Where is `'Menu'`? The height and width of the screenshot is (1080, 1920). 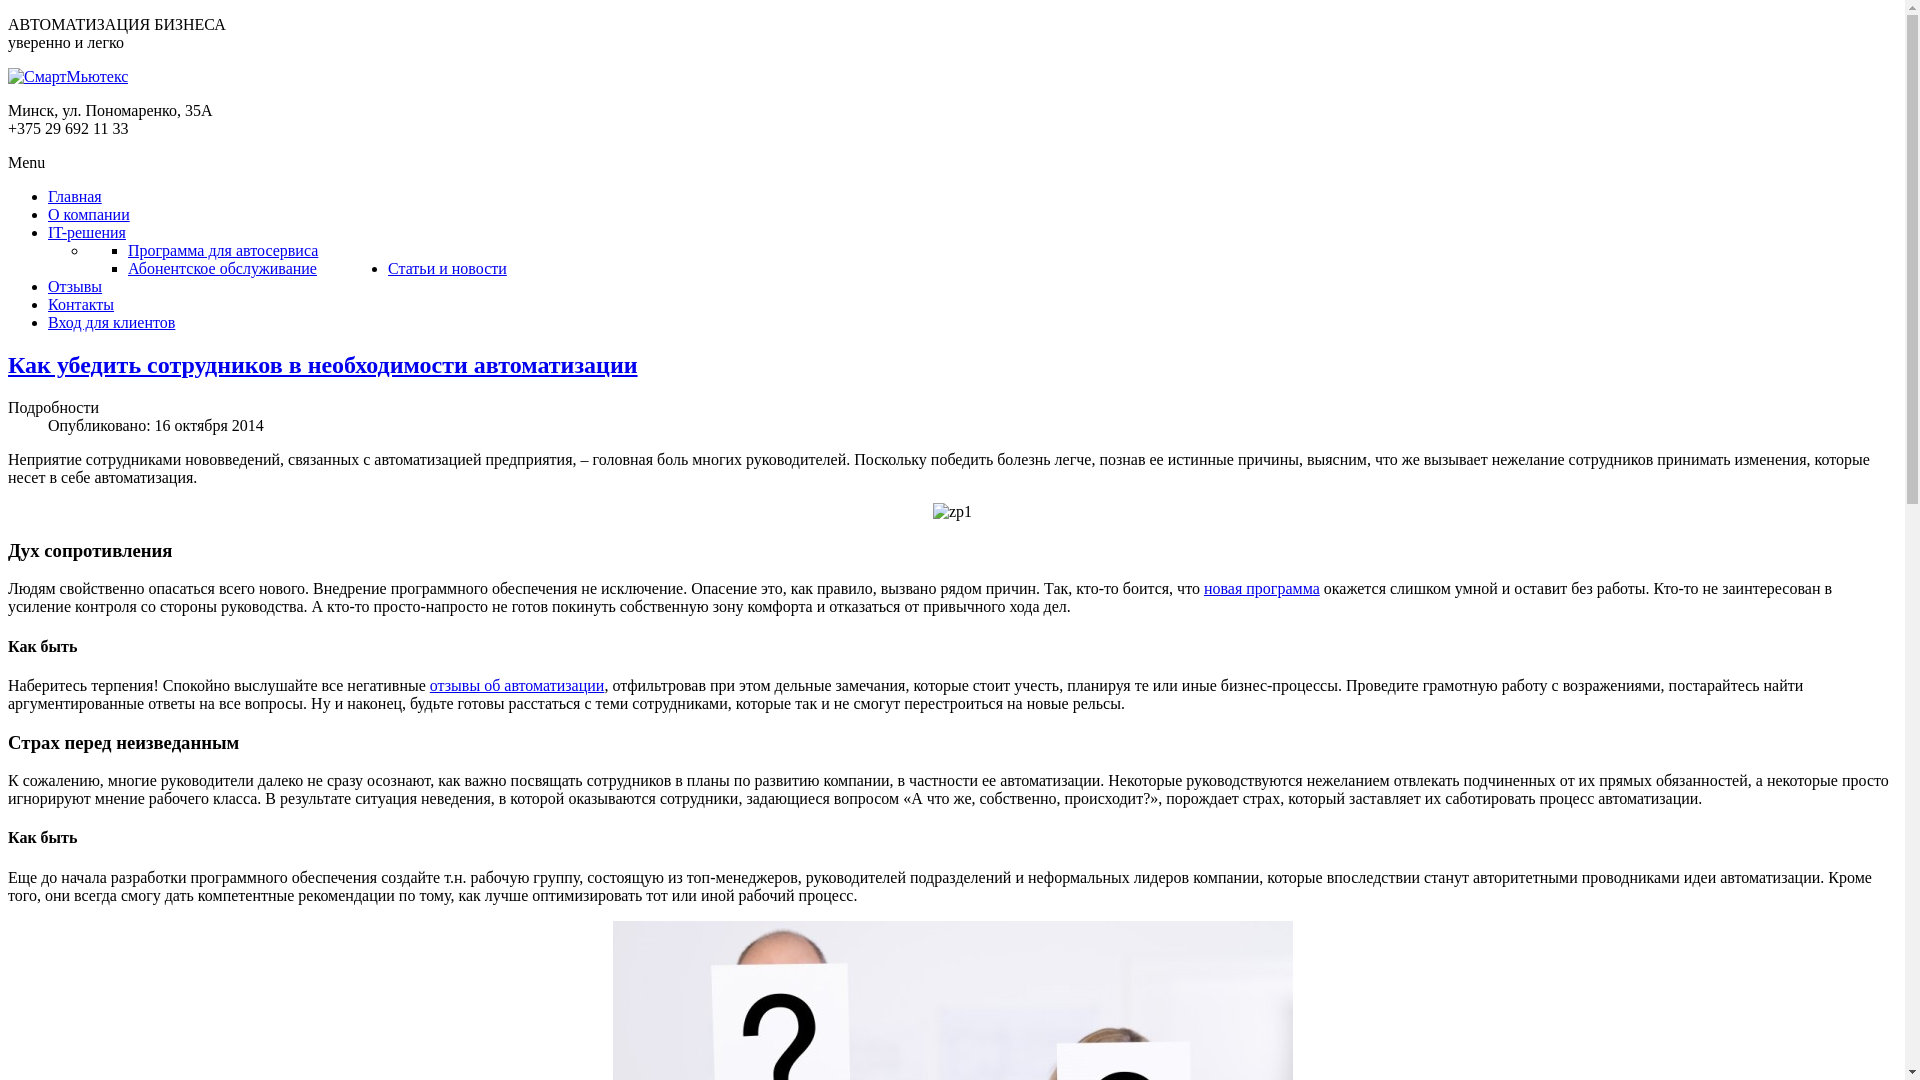 'Menu' is located at coordinates (26, 161).